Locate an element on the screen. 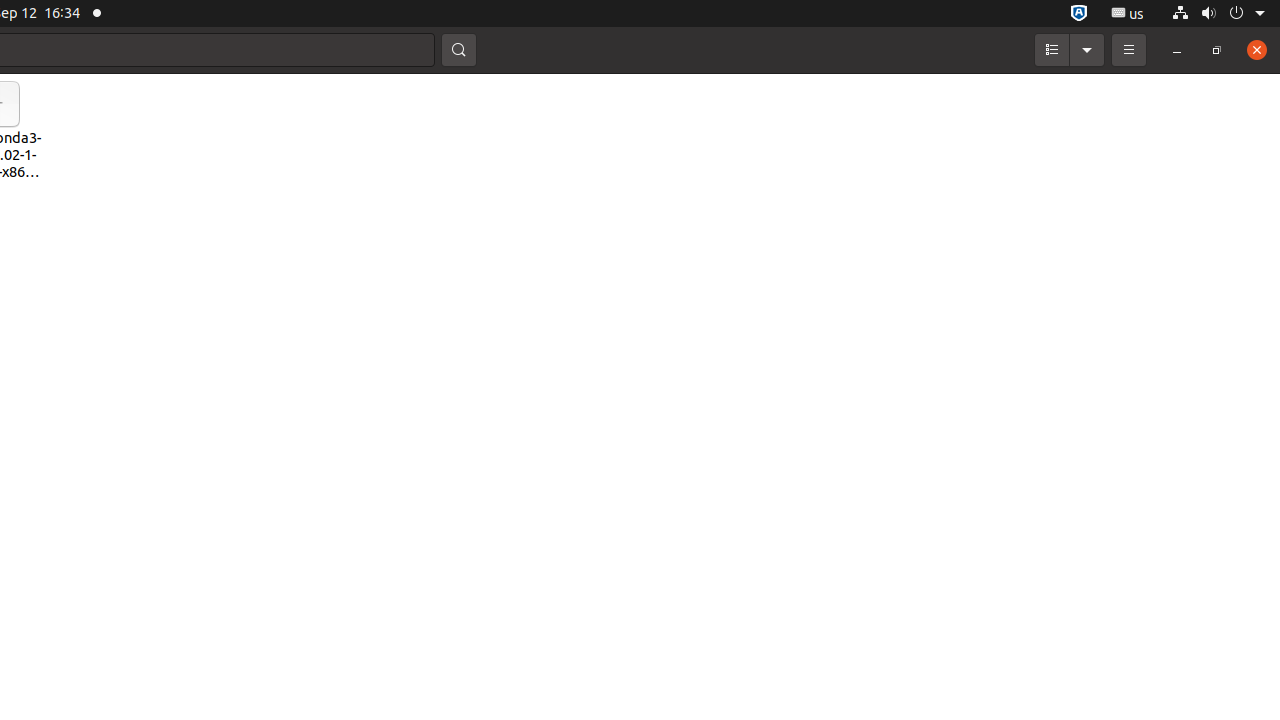  'Restore' is located at coordinates (1216, 48).